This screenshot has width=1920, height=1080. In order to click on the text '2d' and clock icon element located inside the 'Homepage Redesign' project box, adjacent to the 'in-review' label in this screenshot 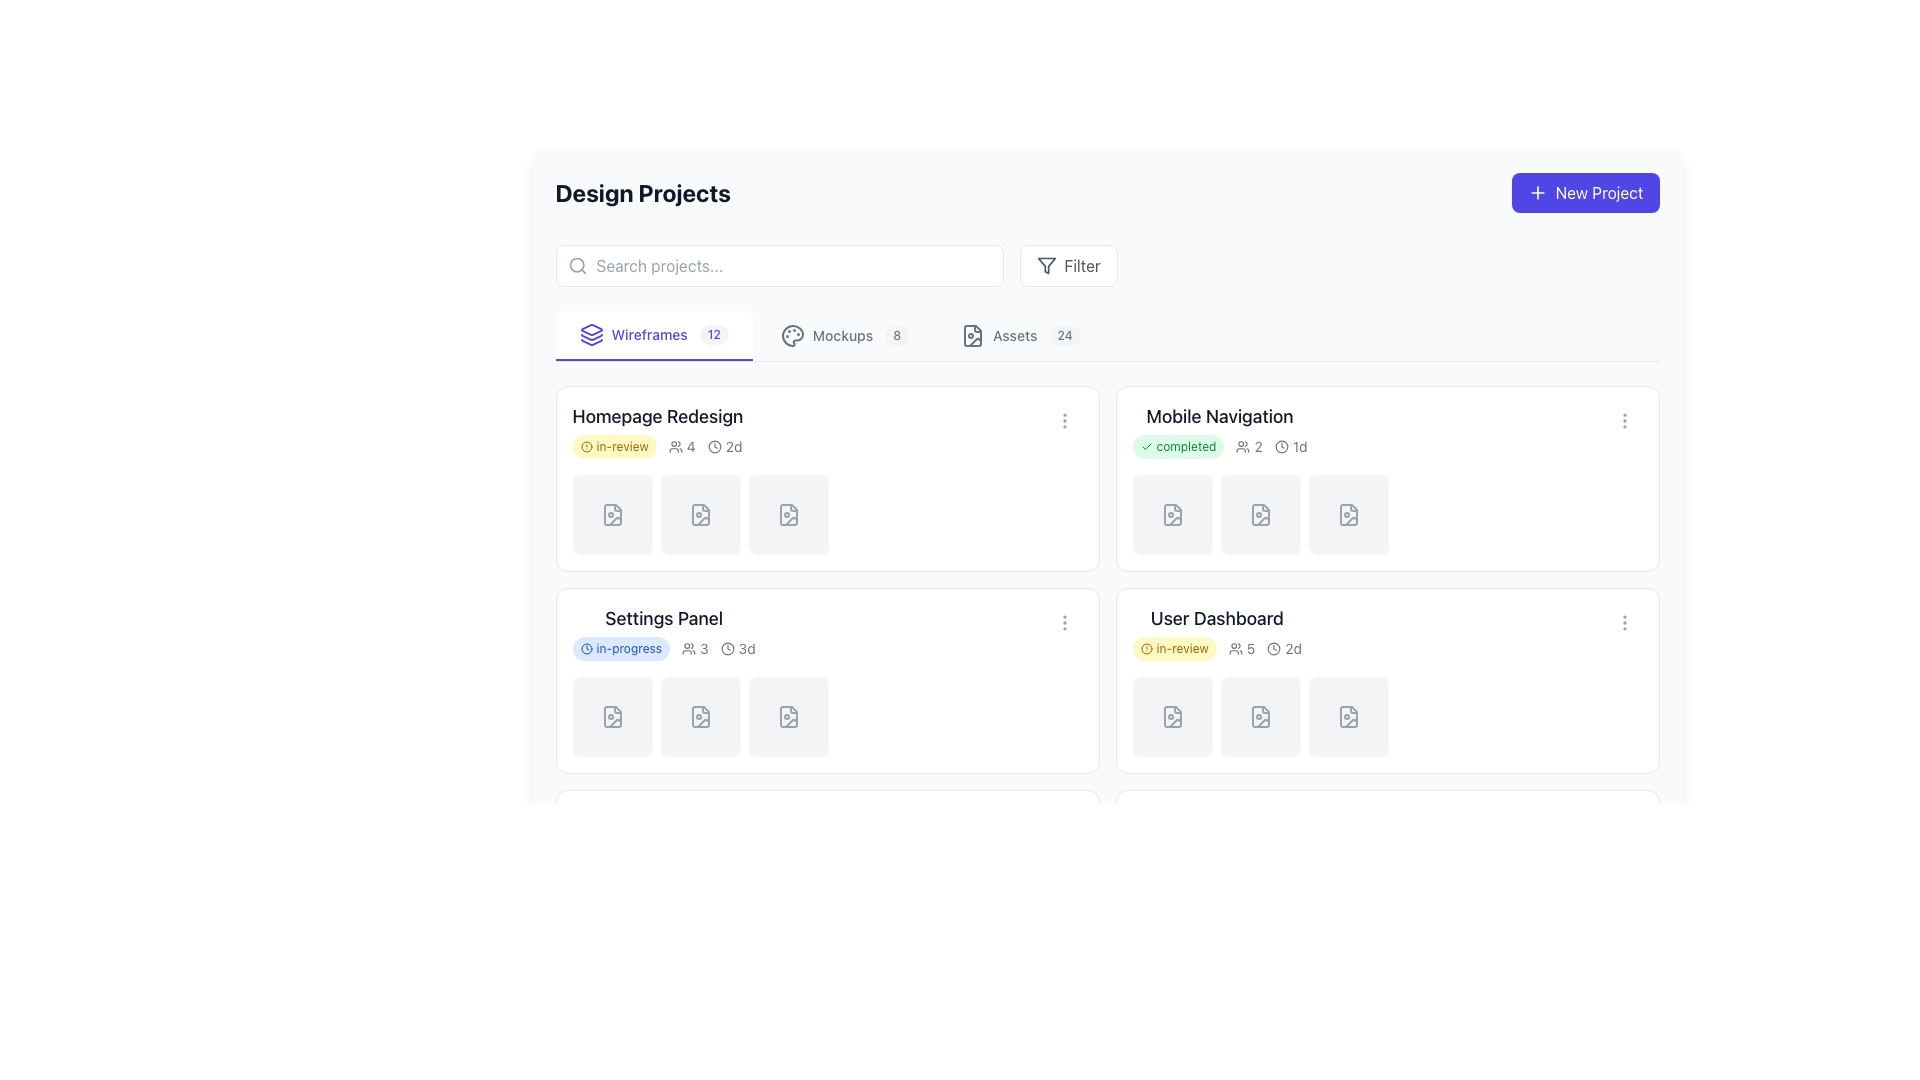, I will do `click(724, 446)`.